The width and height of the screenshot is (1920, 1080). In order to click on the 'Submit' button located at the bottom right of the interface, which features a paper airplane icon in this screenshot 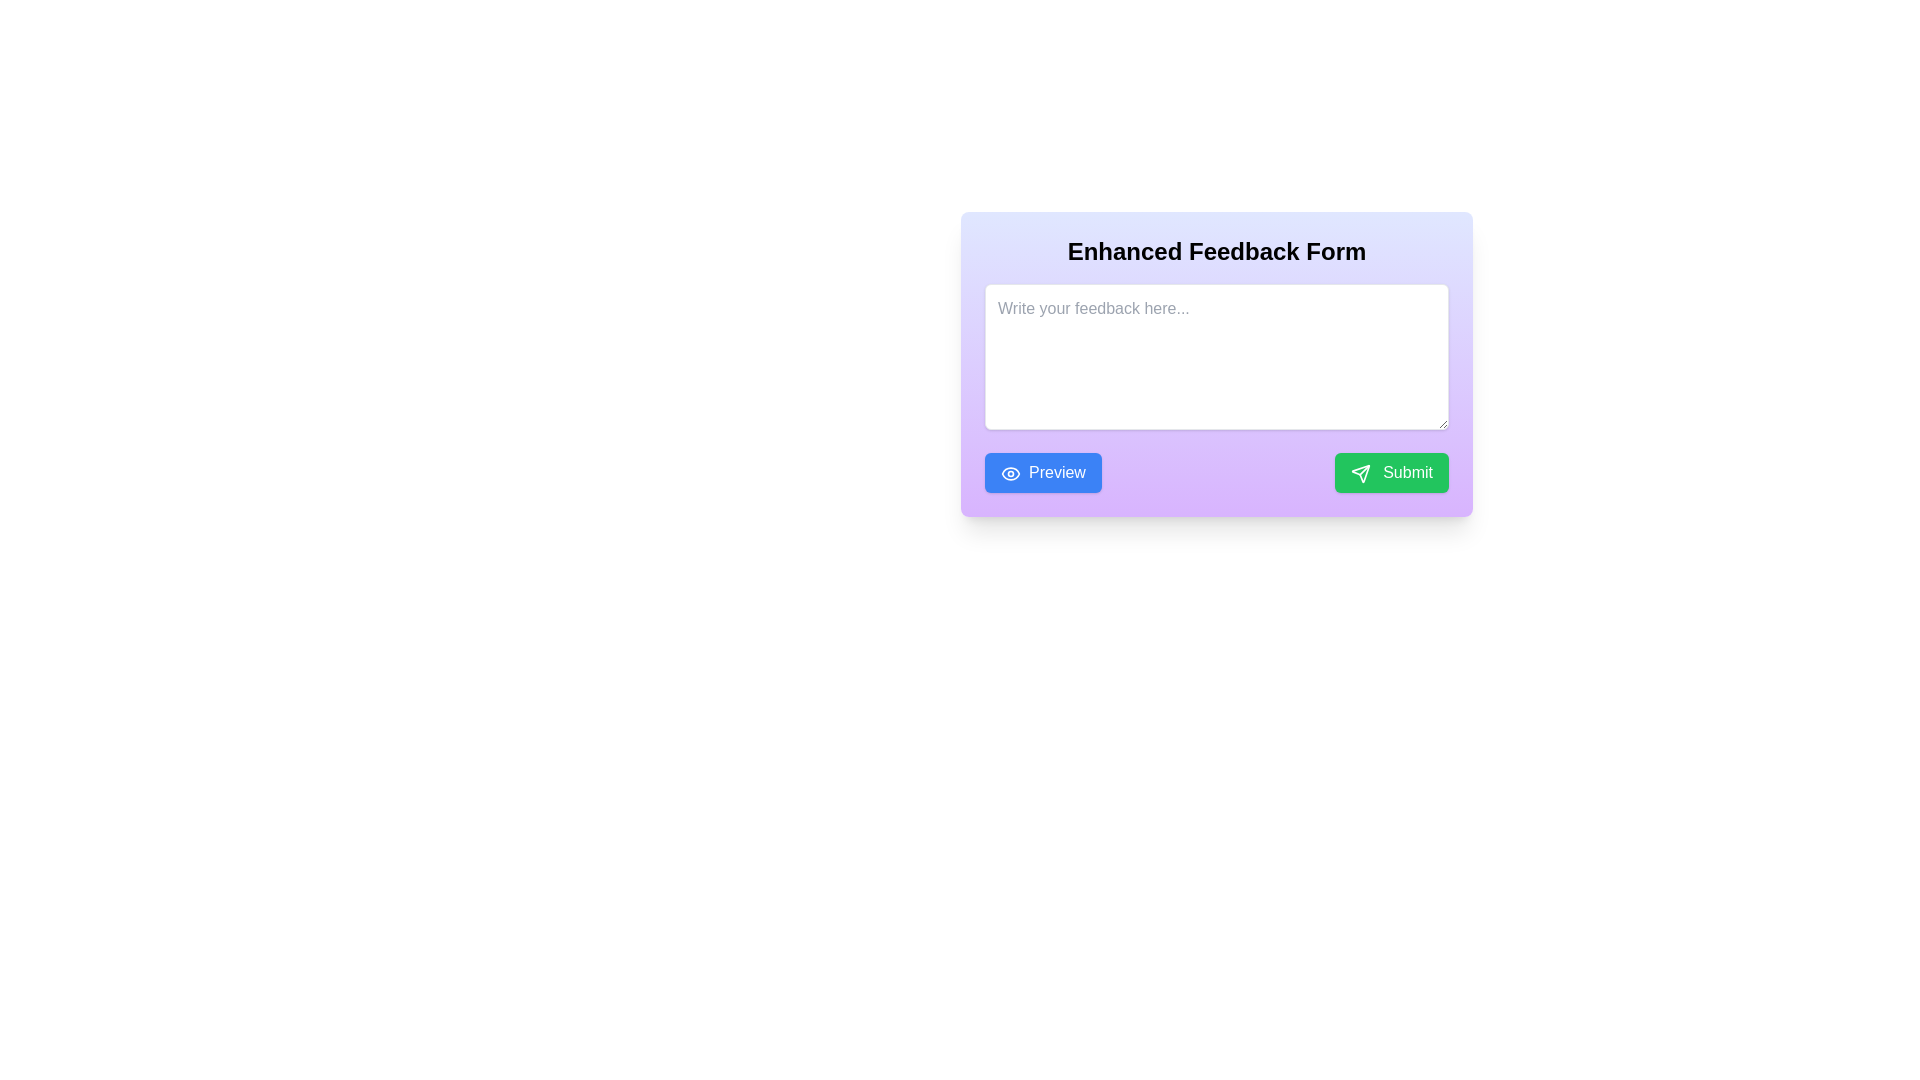, I will do `click(1360, 473)`.